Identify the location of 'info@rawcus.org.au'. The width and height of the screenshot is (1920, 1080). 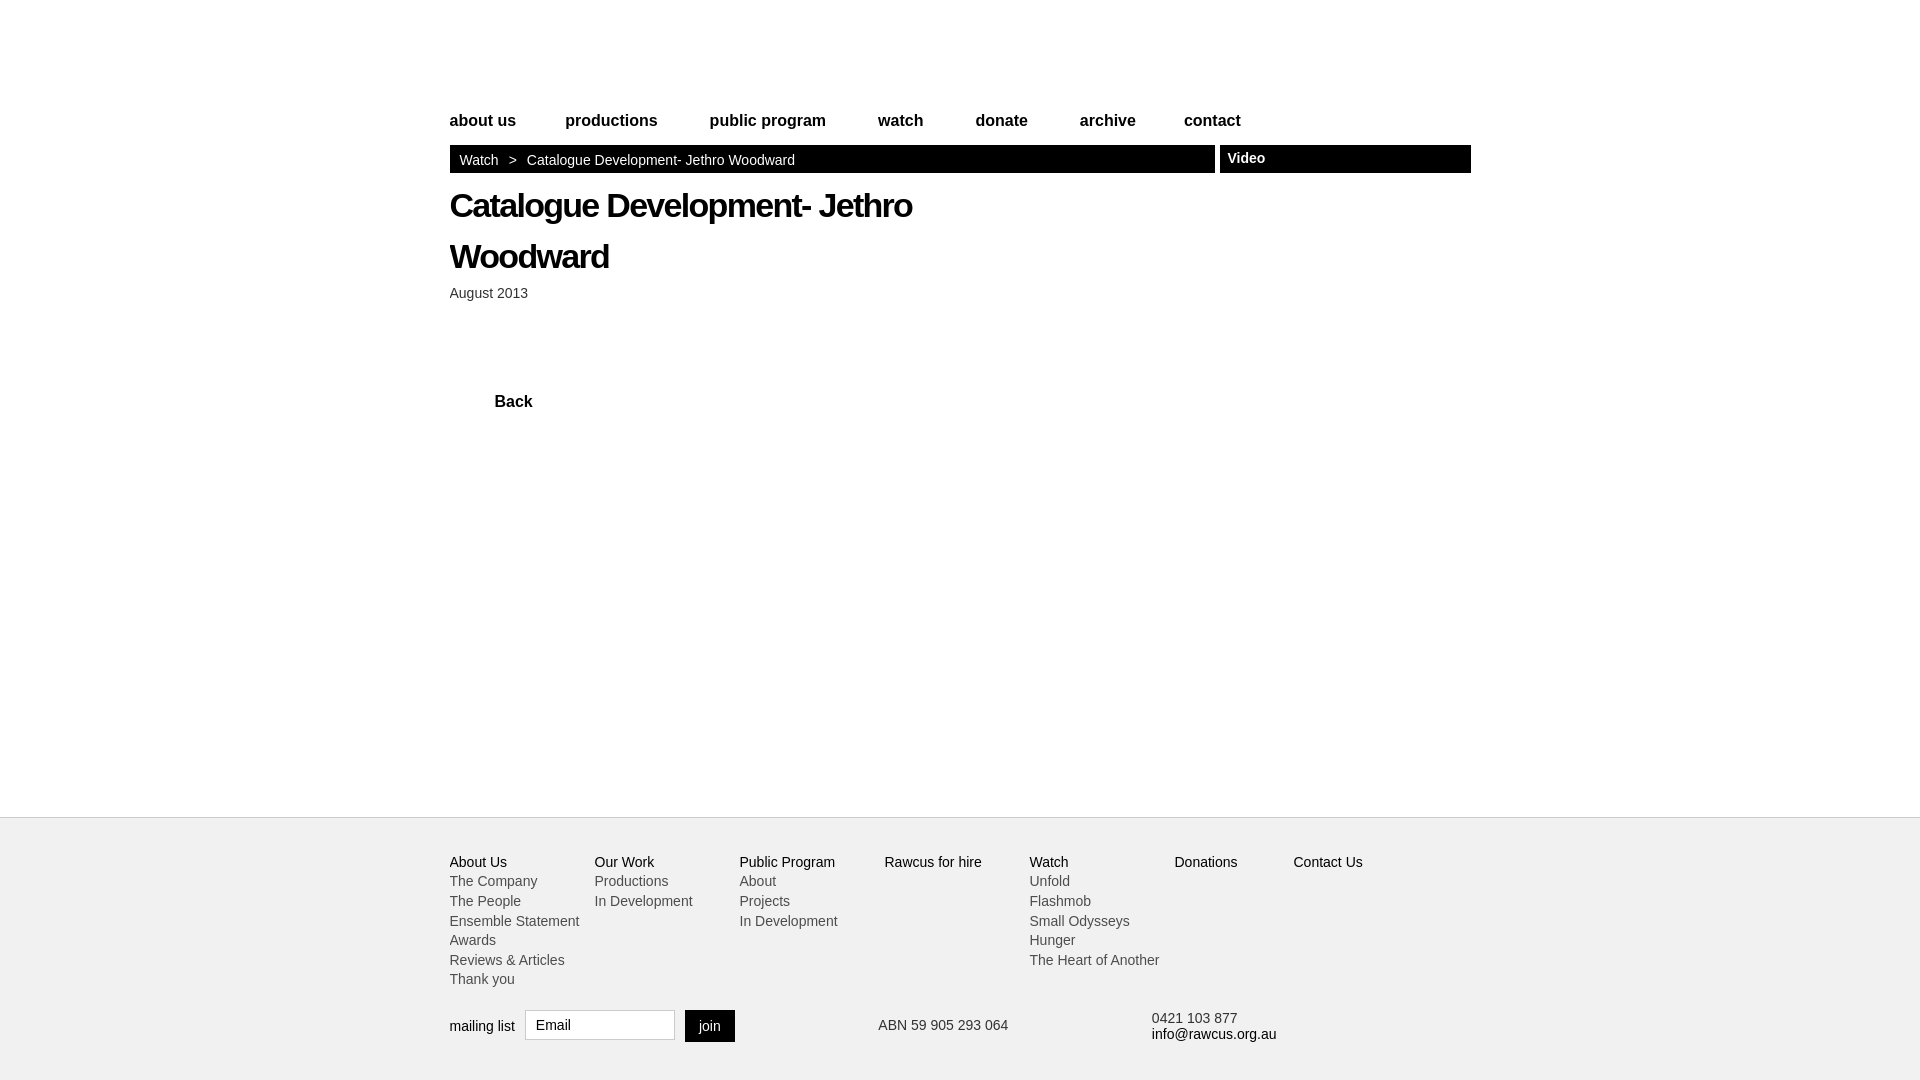
(1213, 1033).